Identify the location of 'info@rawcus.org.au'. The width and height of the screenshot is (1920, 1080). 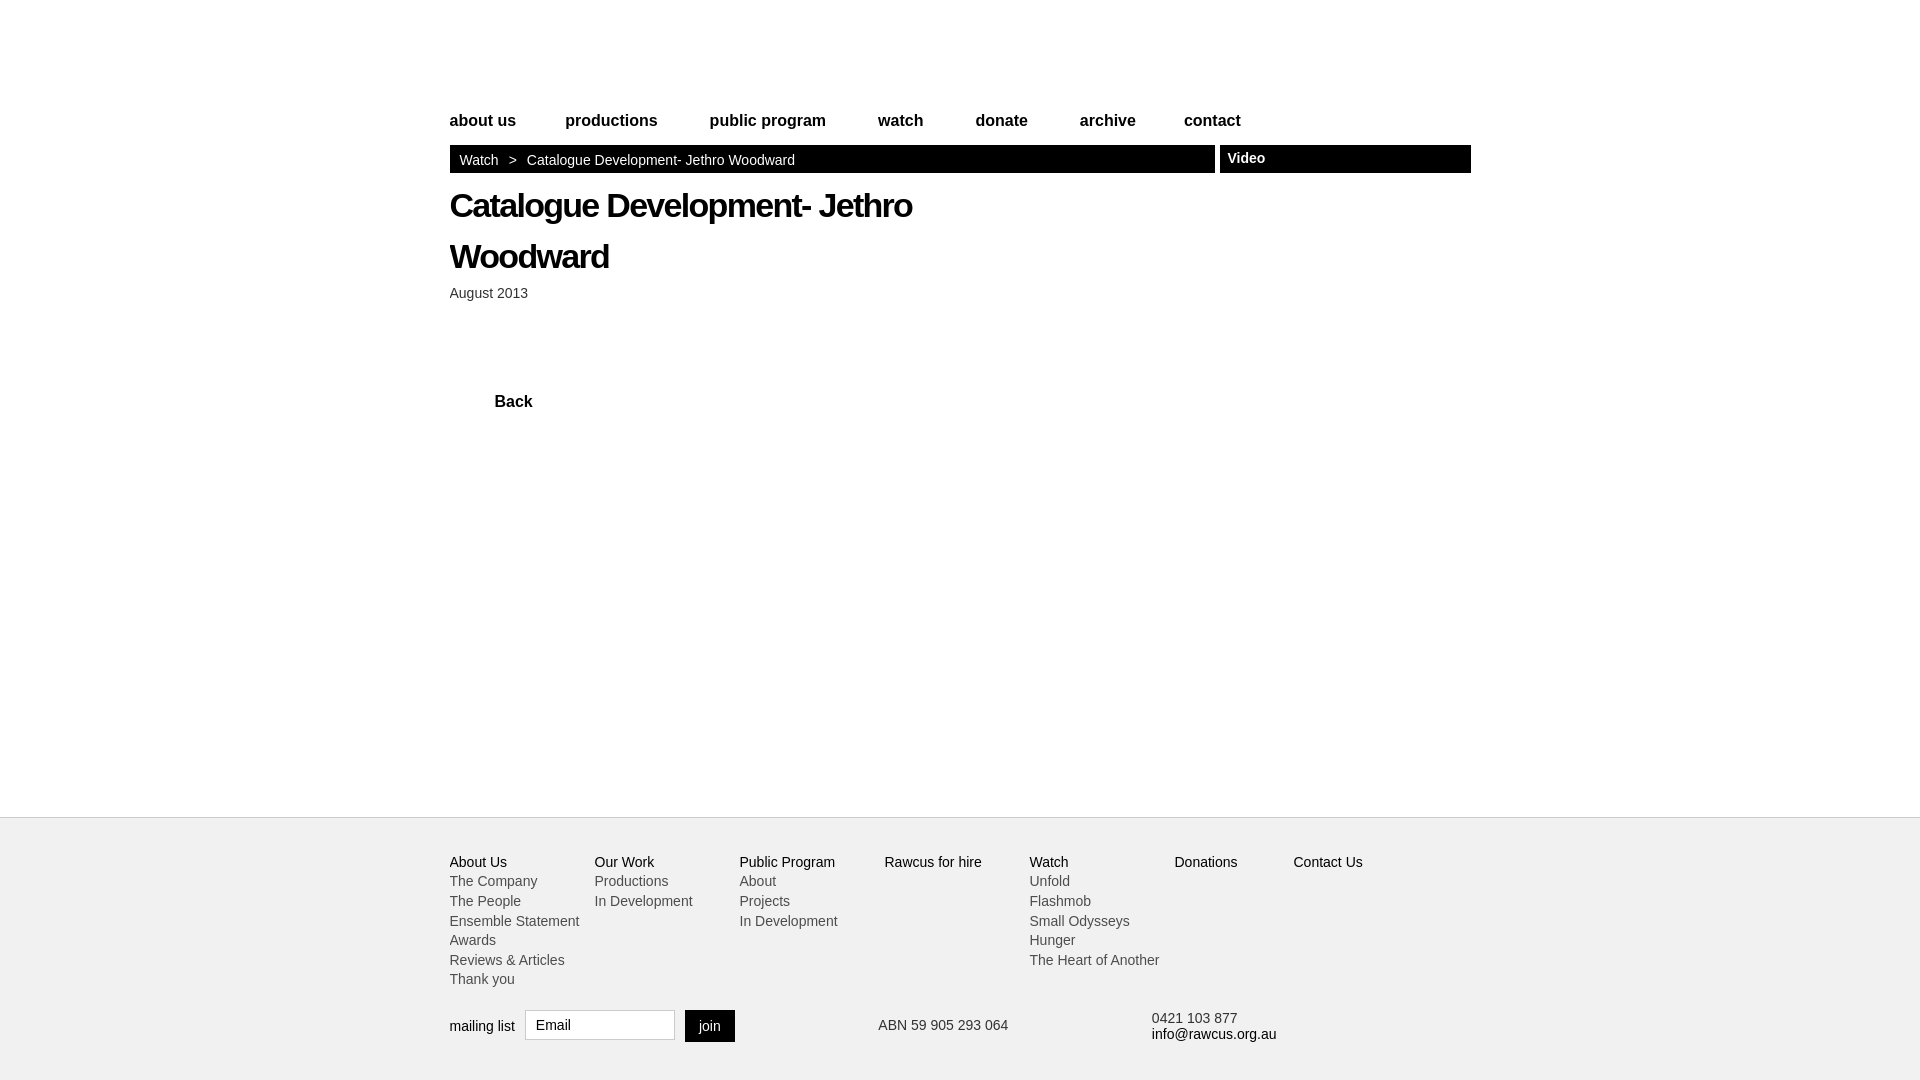
(1213, 1033).